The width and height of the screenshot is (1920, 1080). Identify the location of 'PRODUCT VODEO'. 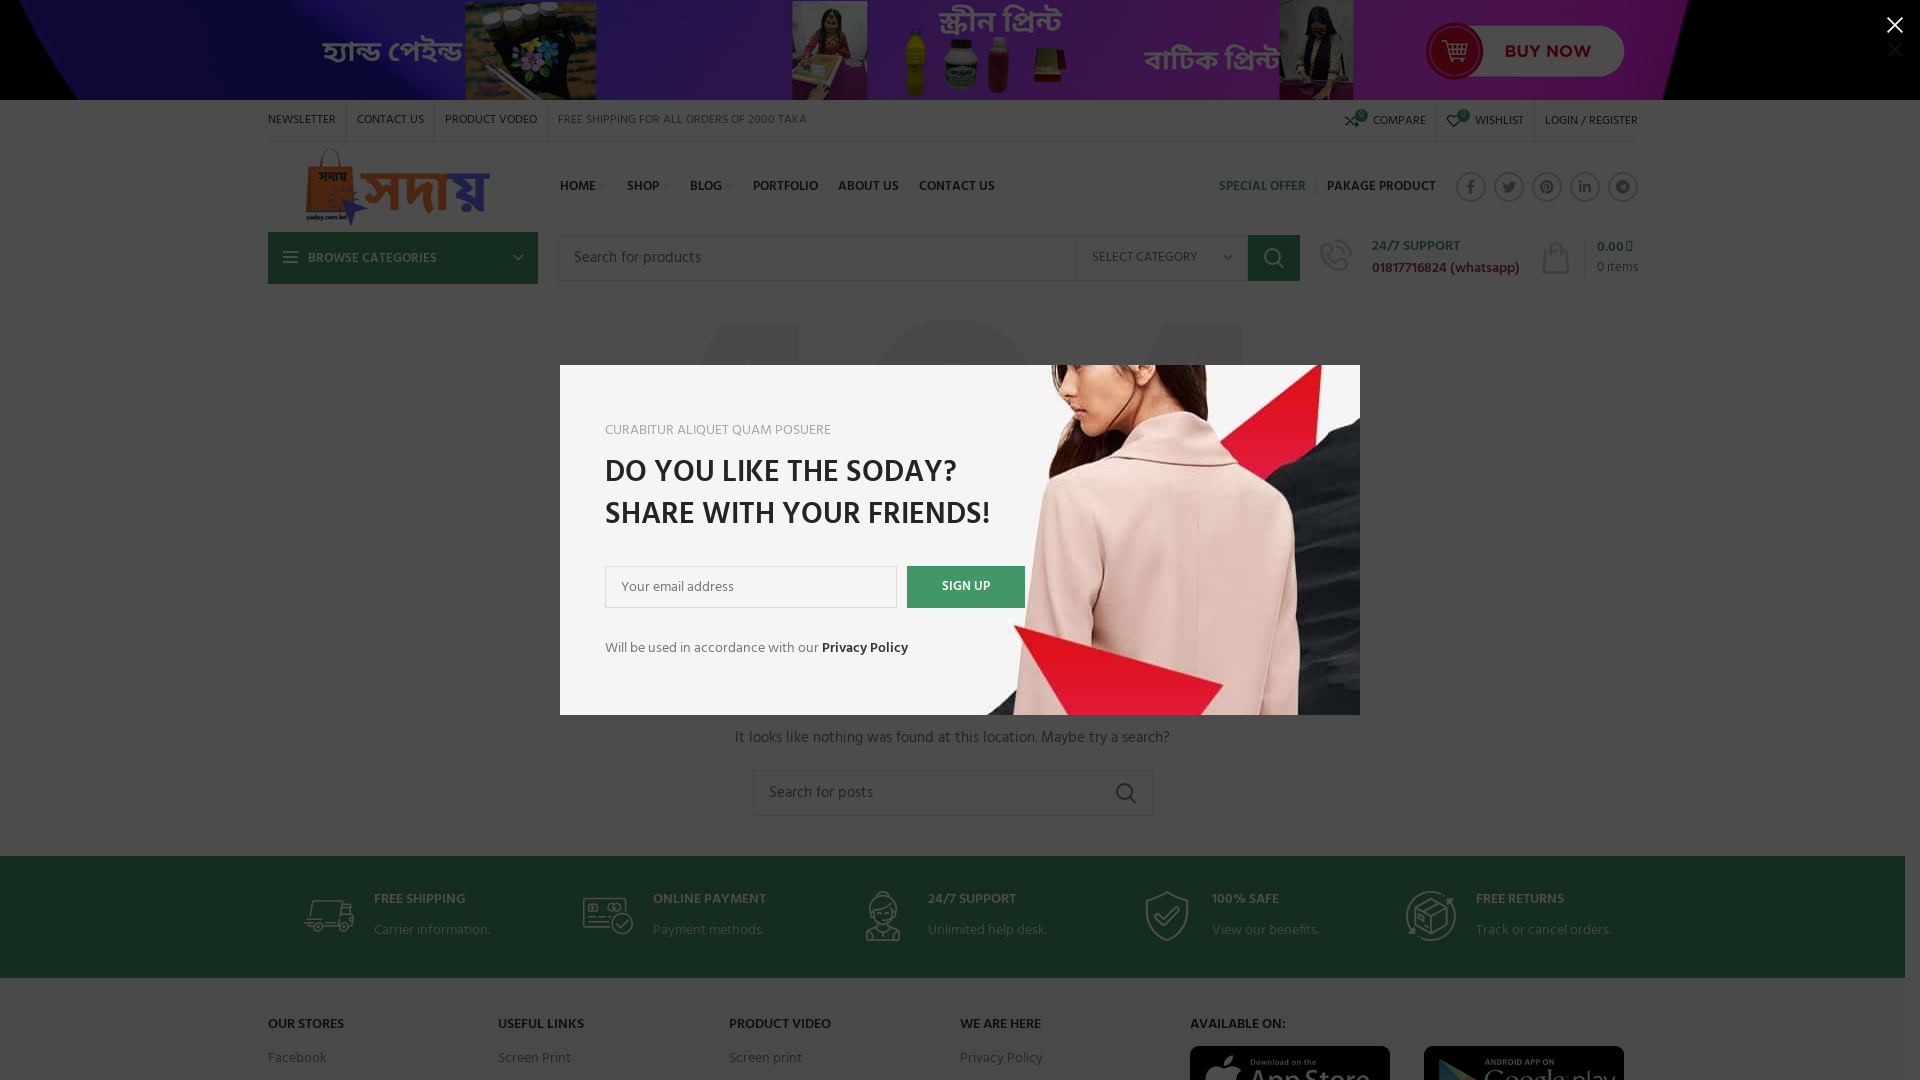
(432, 120).